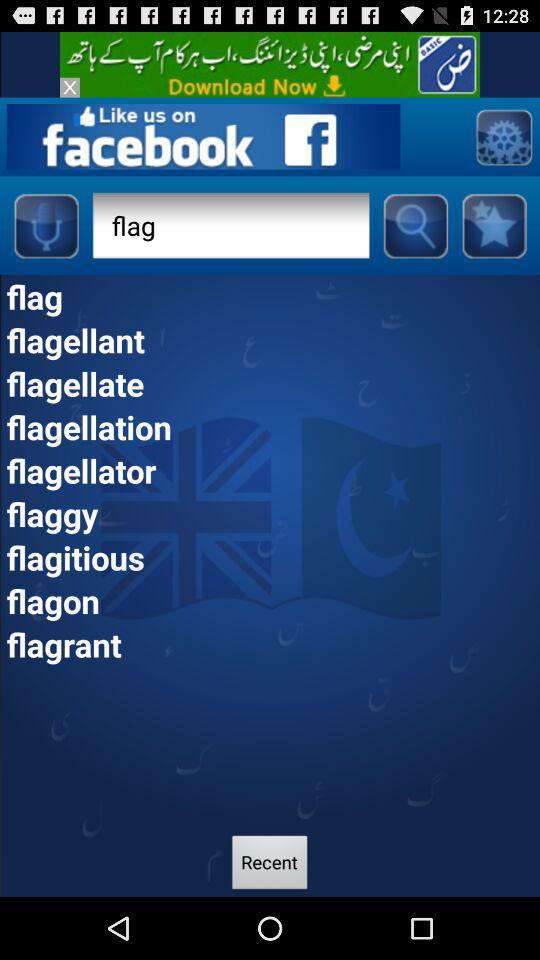 This screenshot has height=960, width=540. What do you see at coordinates (493, 225) in the screenshot?
I see `show favorites` at bounding box center [493, 225].